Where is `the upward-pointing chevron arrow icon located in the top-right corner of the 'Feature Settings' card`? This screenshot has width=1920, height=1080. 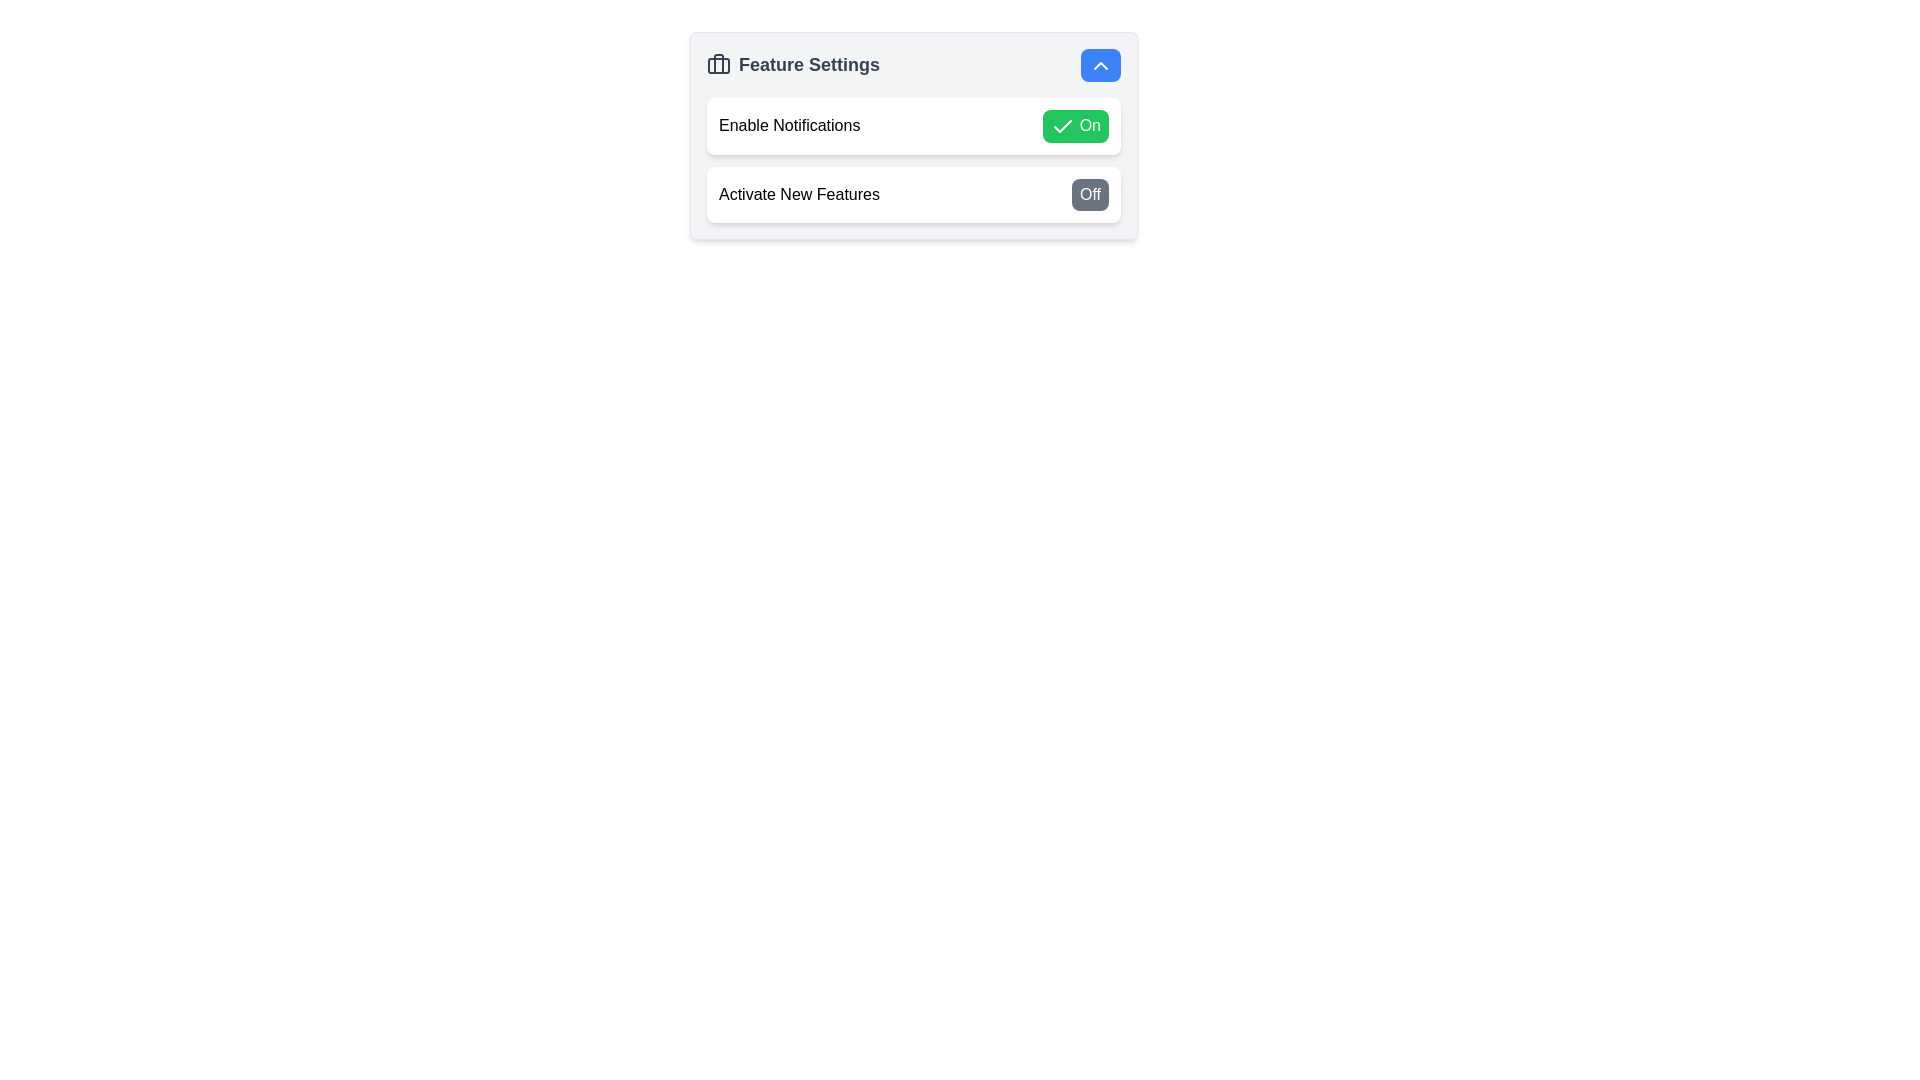 the upward-pointing chevron arrow icon located in the top-right corner of the 'Feature Settings' card is located at coordinates (1099, 64).